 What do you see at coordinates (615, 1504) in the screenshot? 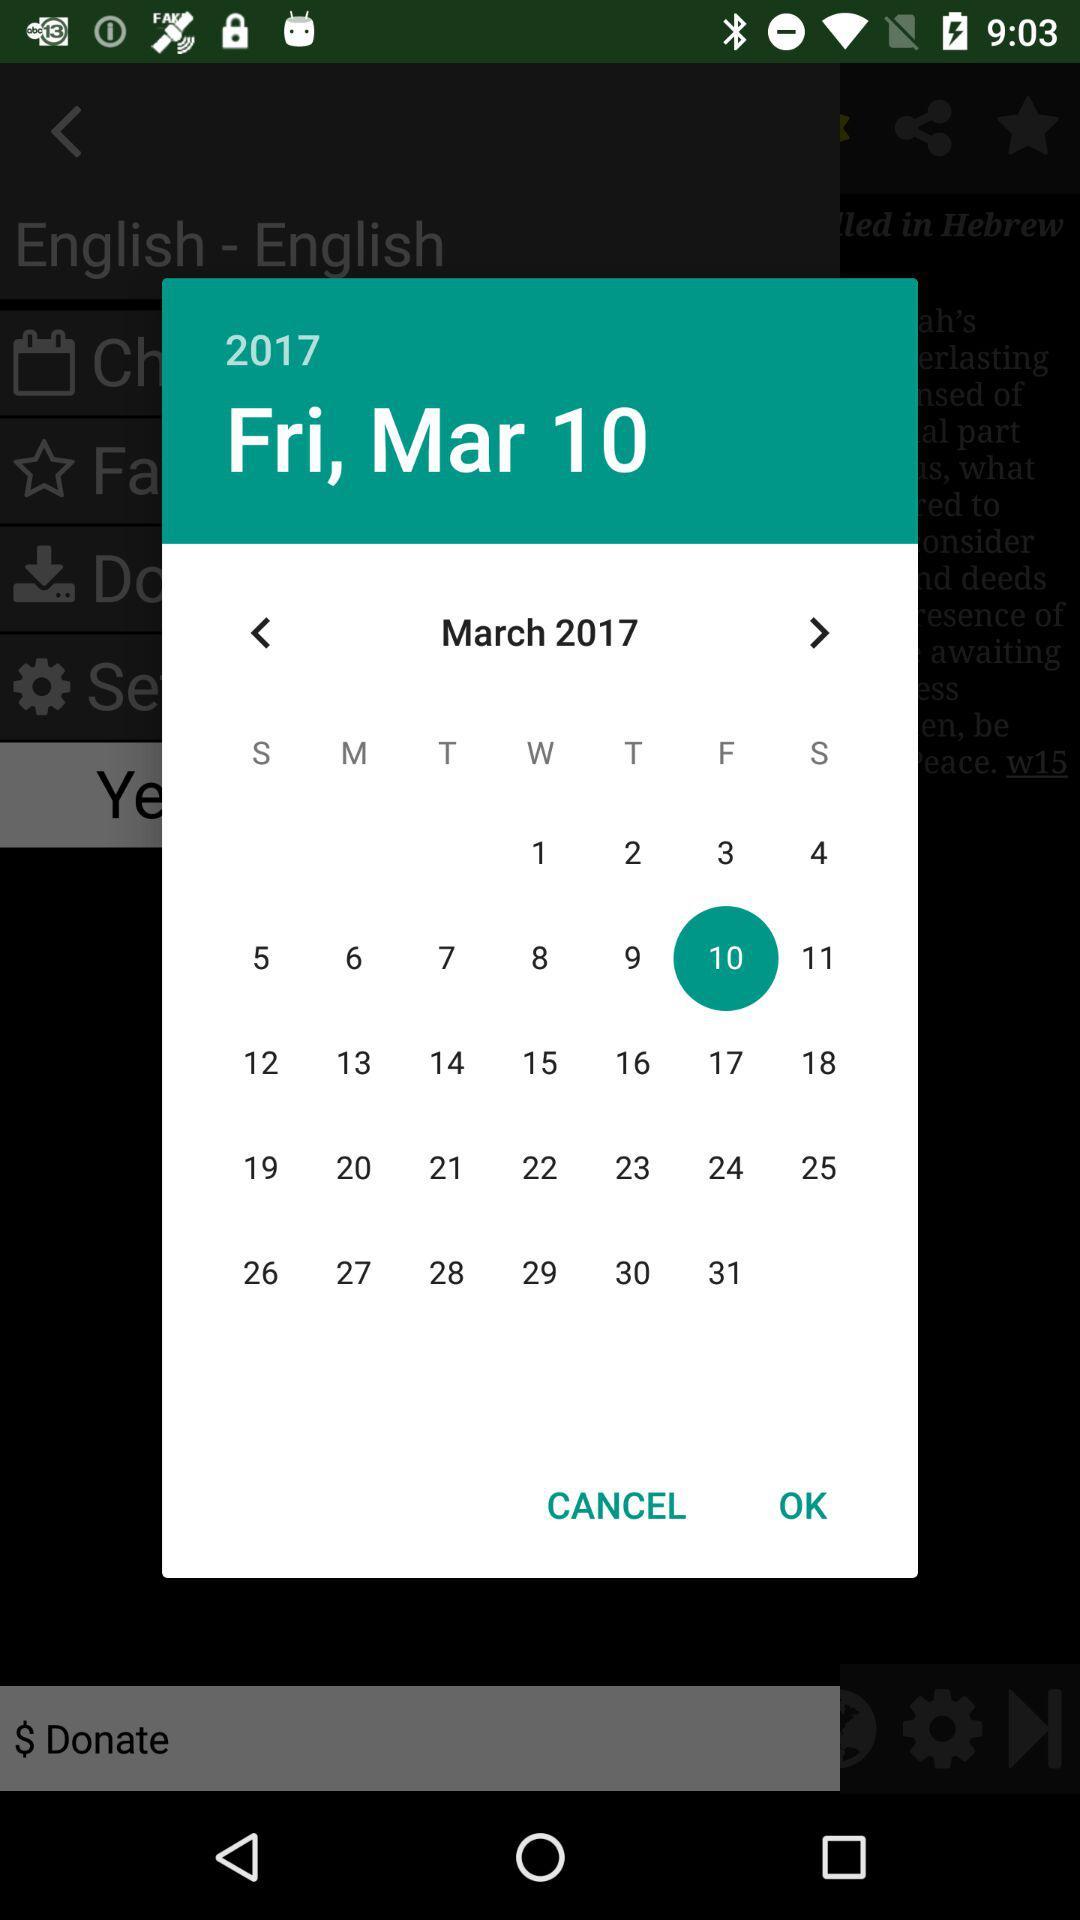
I see `icon at the bottom` at bounding box center [615, 1504].